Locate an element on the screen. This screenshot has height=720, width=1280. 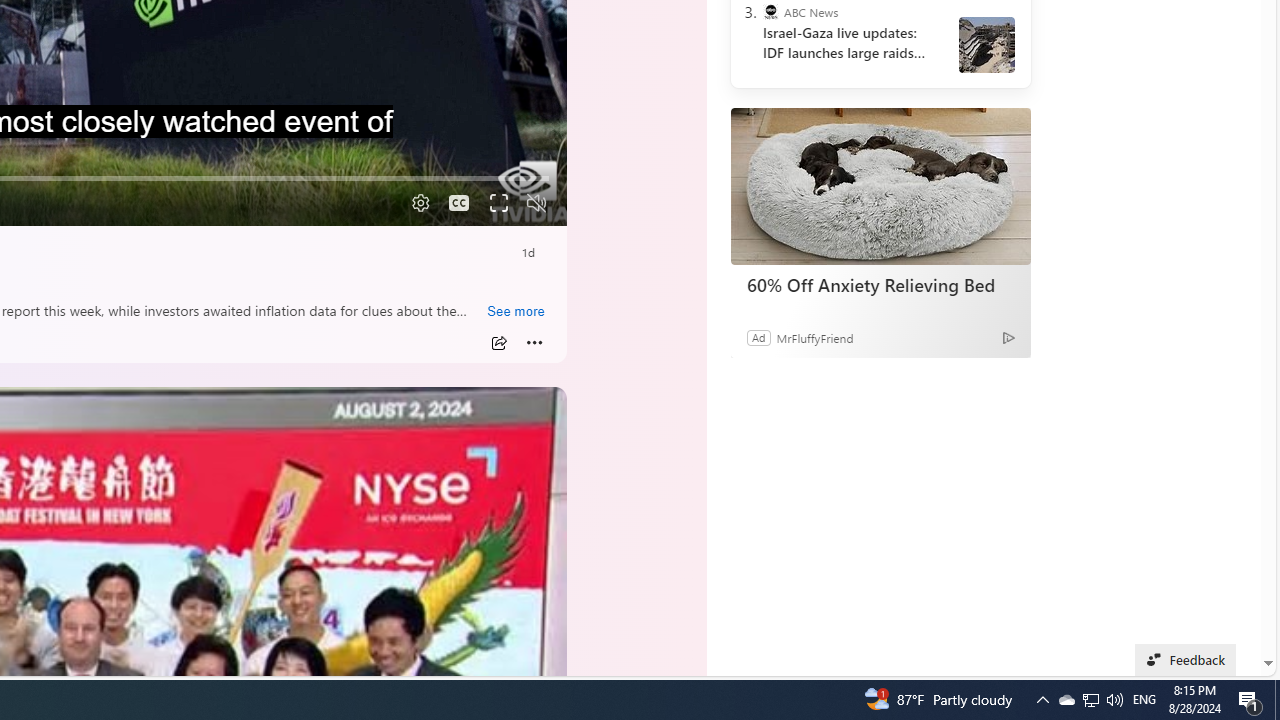
'Unmute' is located at coordinates (536, 203).